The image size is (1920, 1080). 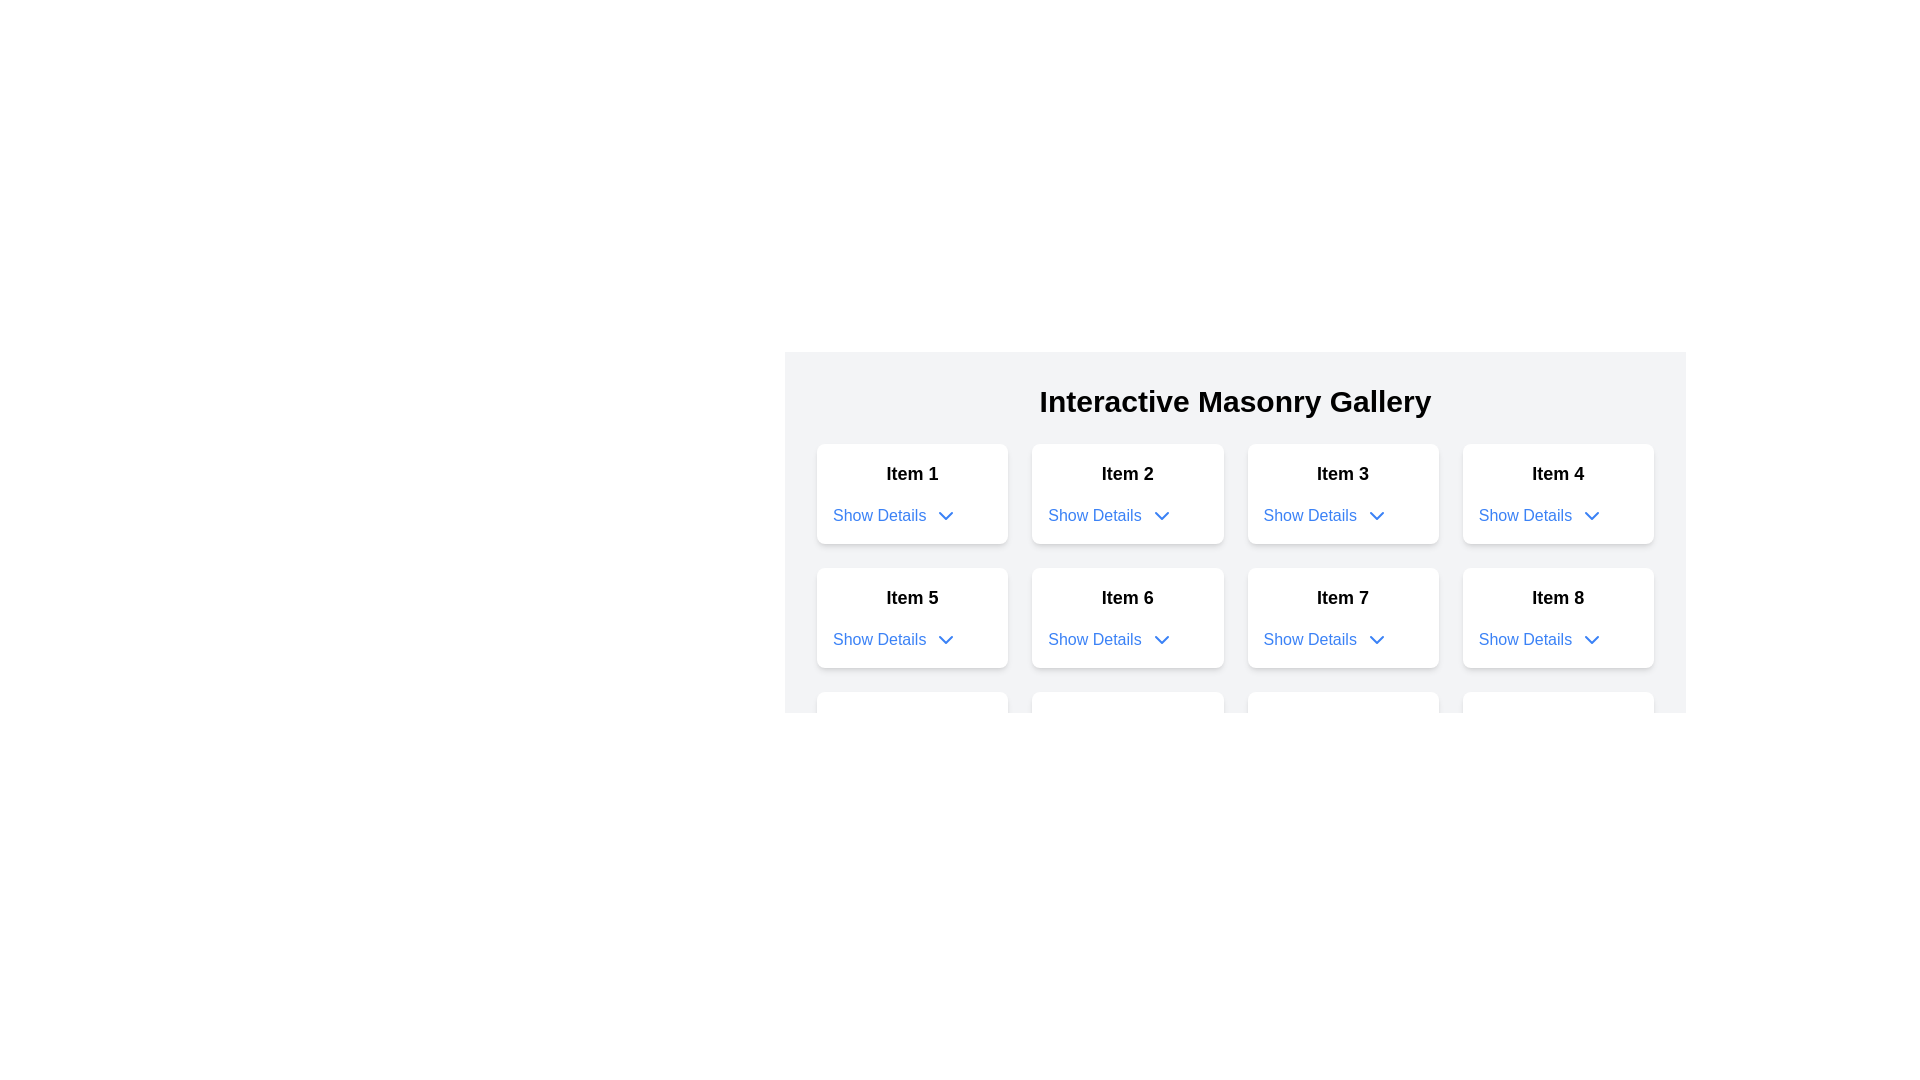 What do you see at coordinates (1343, 493) in the screenshot?
I see `the 'Show Details' link on the Card located in the third position of the first row` at bounding box center [1343, 493].